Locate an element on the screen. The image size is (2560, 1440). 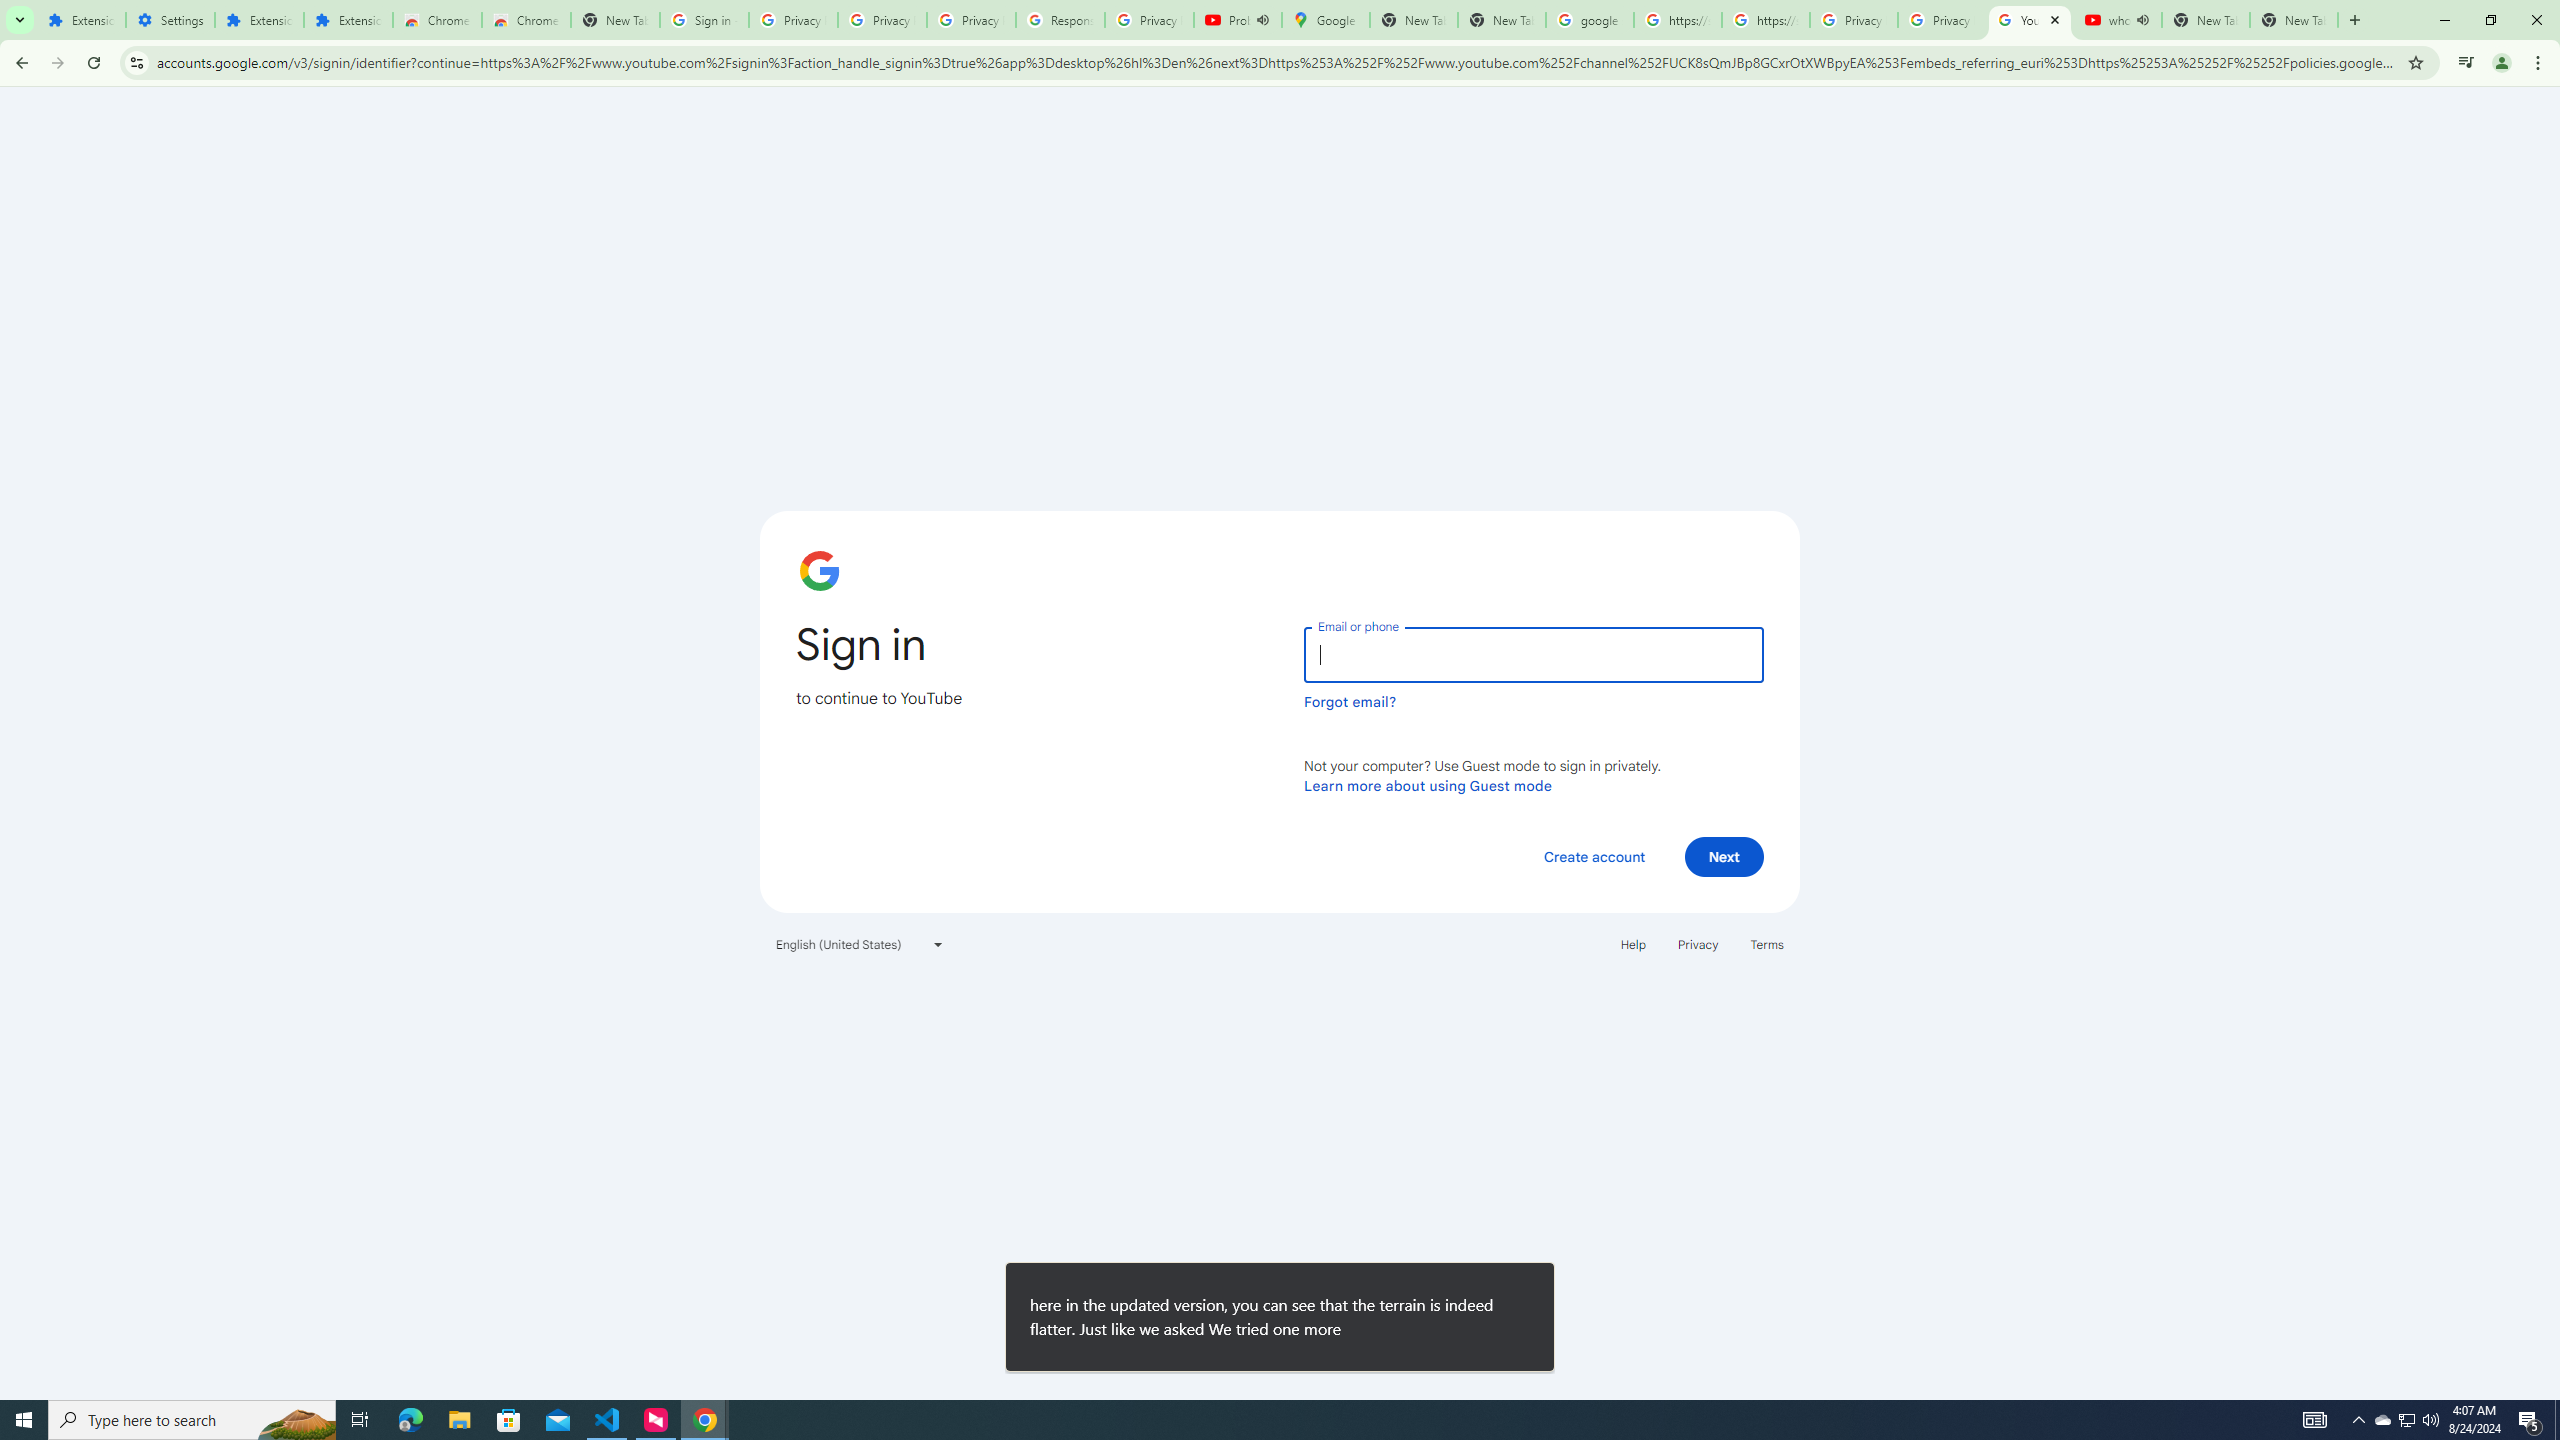
'Forgot email?' is located at coordinates (1349, 701).